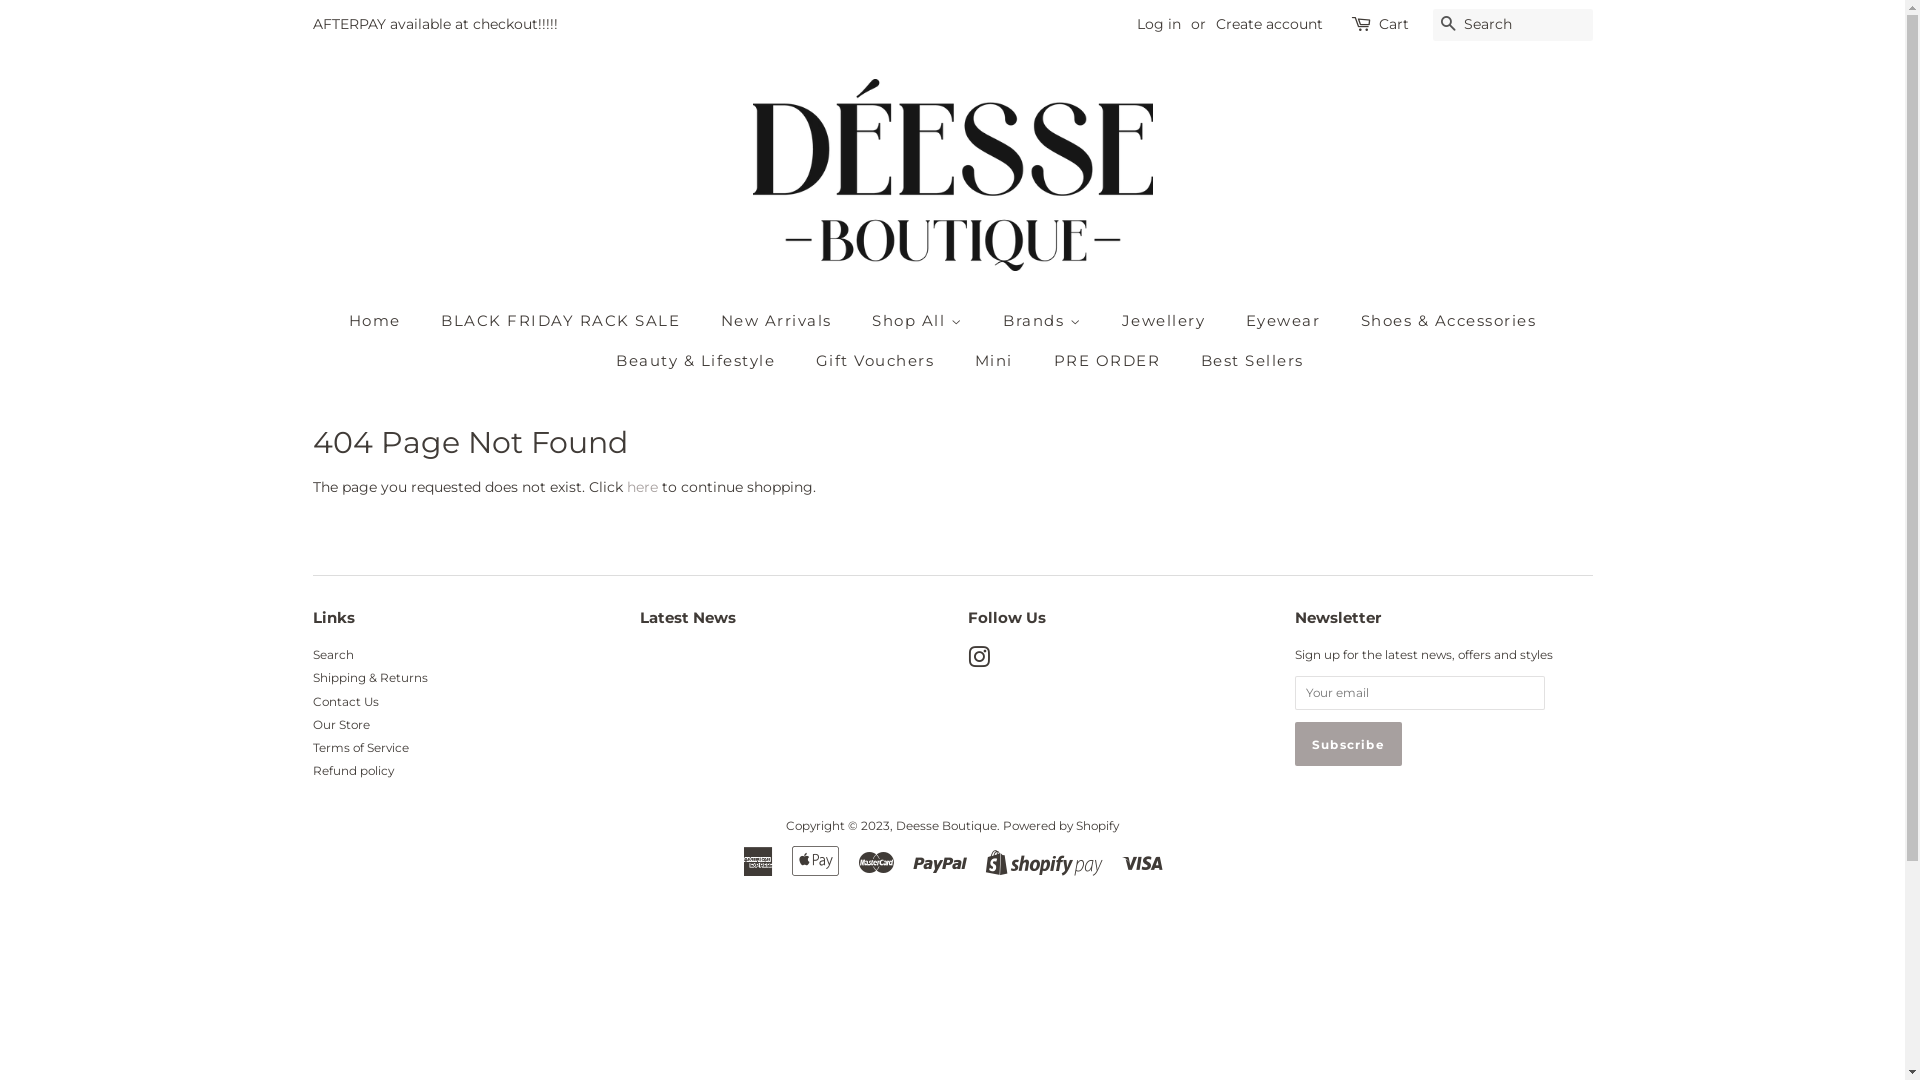 The height and width of the screenshot is (1080, 1920). I want to click on 'Gift Vouchers', so click(801, 361).